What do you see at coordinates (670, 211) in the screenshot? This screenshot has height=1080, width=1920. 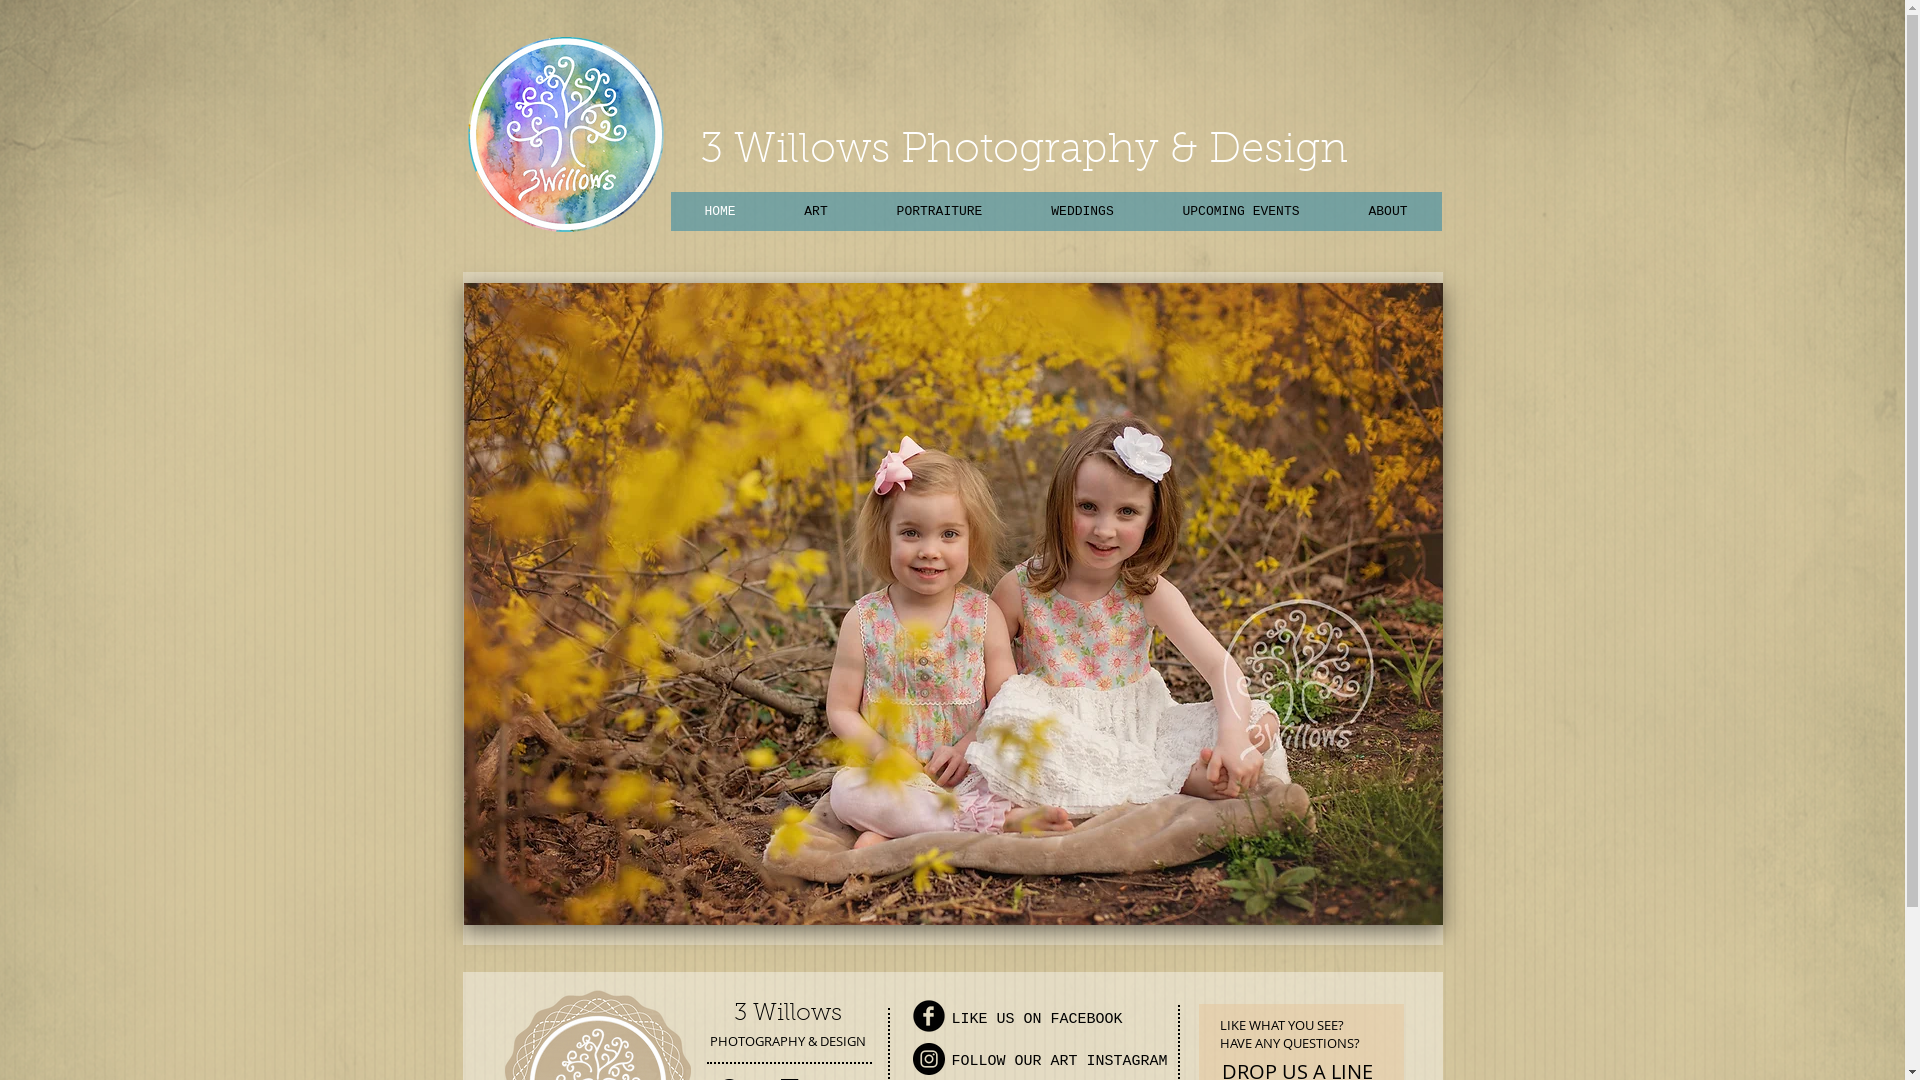 I see `'HOME'` at bounding box center [670, 211].